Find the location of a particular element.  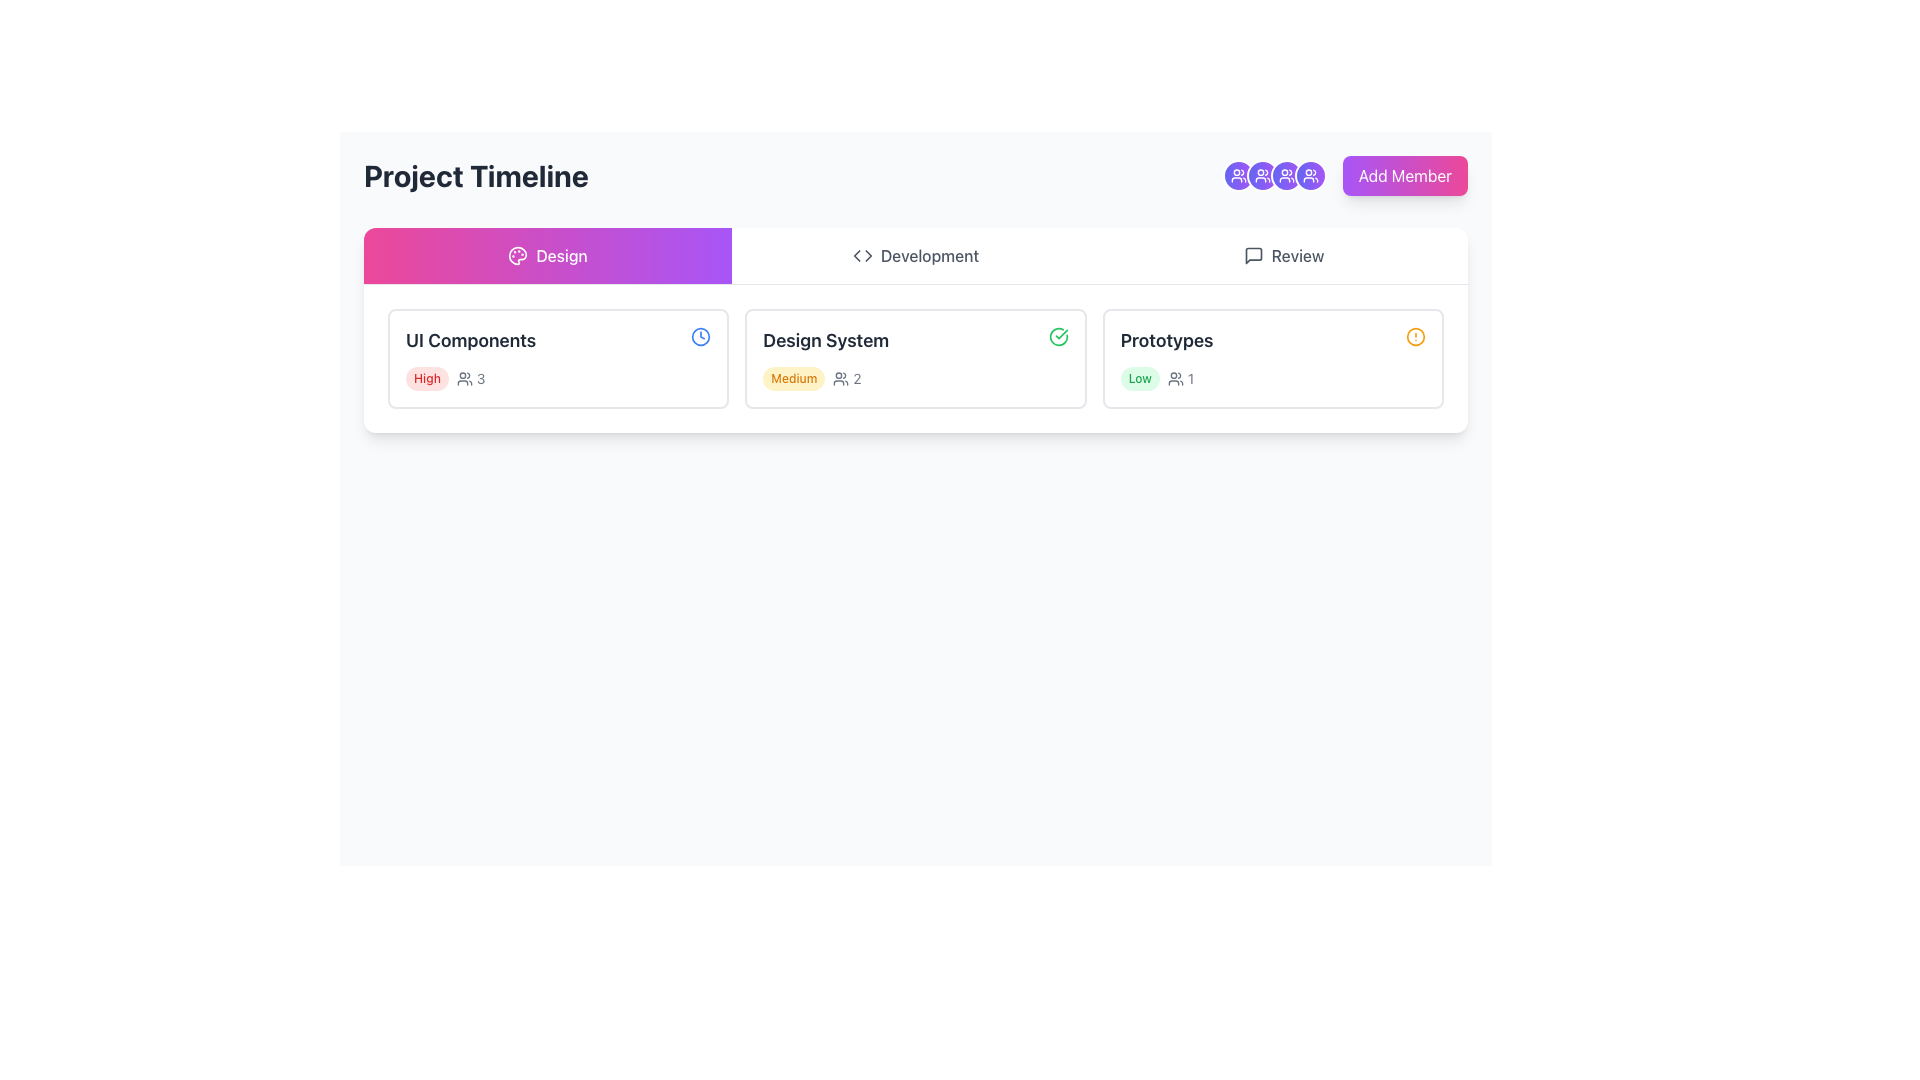

the small text label reading 'Low' with a green color and a light green rounded background located in the 'Prototypes' section to the right of 'Design System' is located at coordinates (1140, 378).